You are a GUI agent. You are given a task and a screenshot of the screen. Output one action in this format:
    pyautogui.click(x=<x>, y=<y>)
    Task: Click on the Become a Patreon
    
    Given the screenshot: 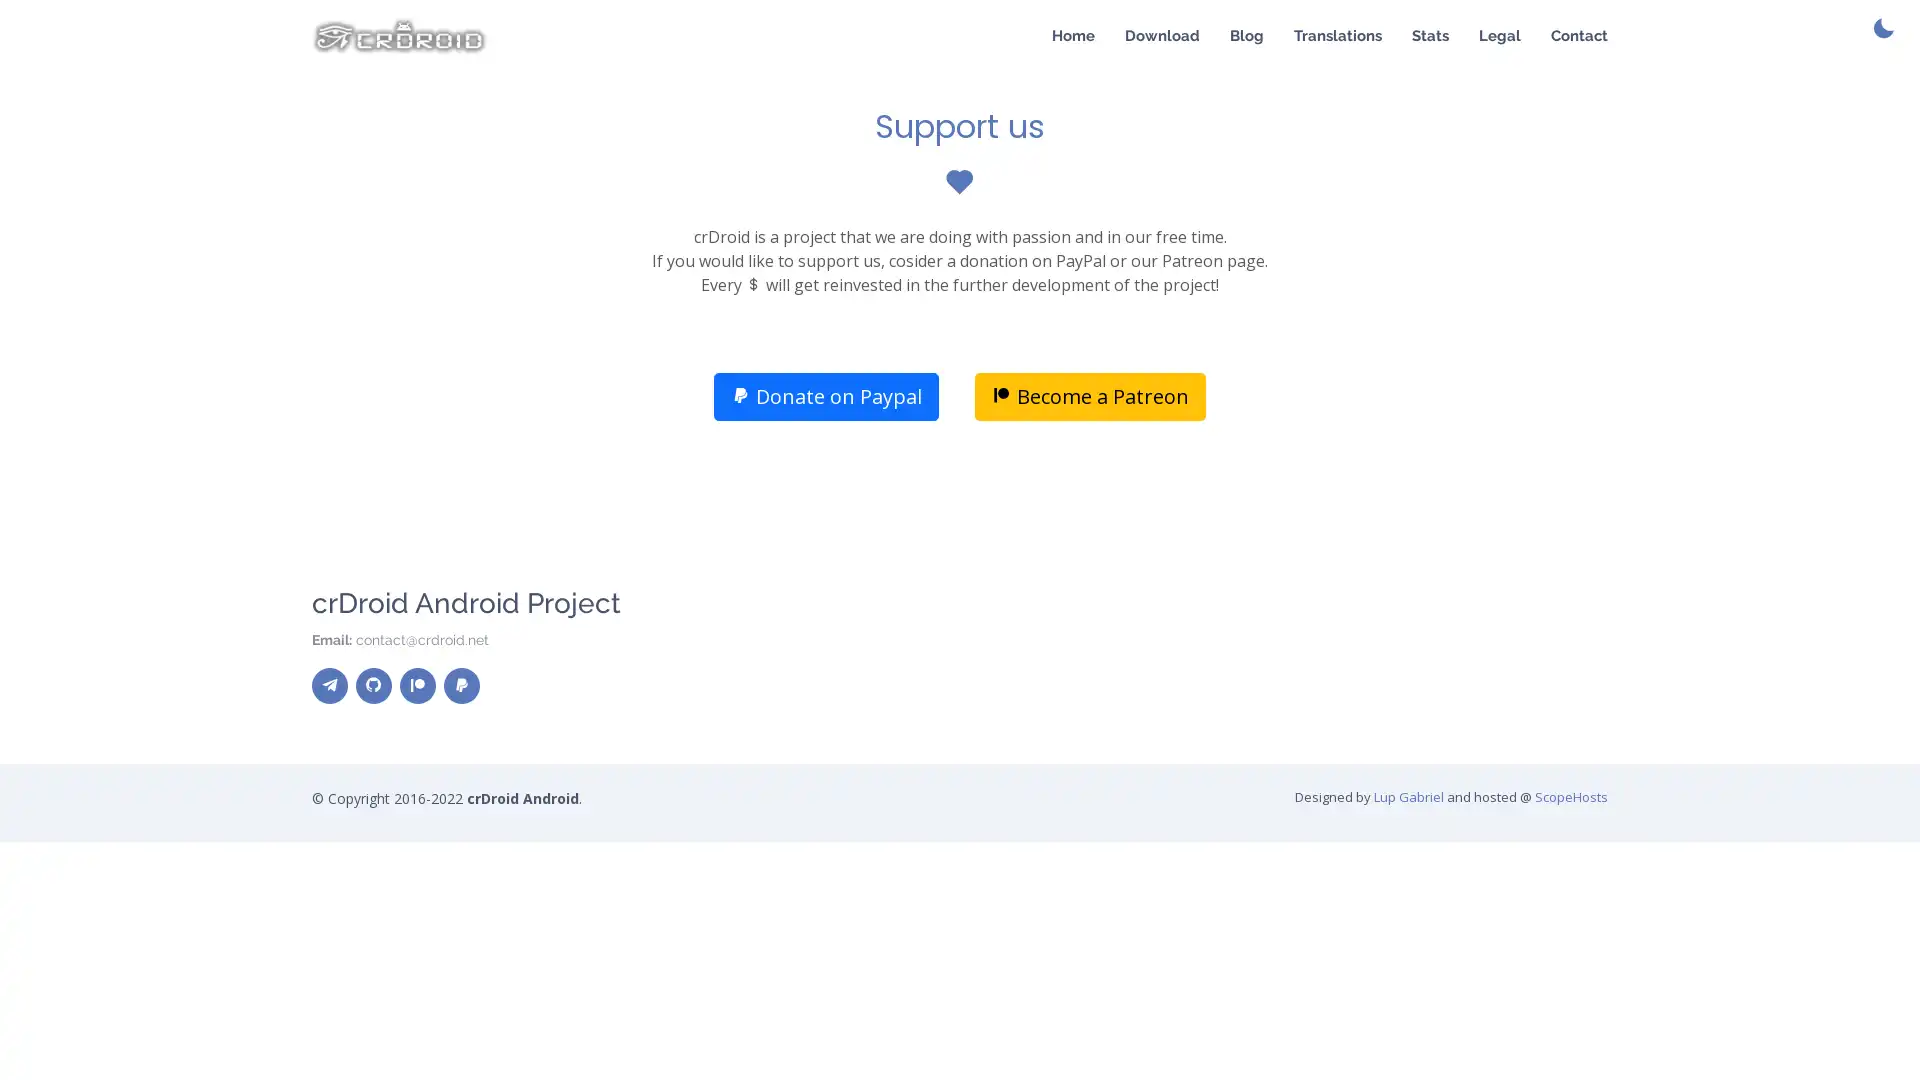 What is the action you would take?
    pyautogui.click(x=1089, y=396)
    